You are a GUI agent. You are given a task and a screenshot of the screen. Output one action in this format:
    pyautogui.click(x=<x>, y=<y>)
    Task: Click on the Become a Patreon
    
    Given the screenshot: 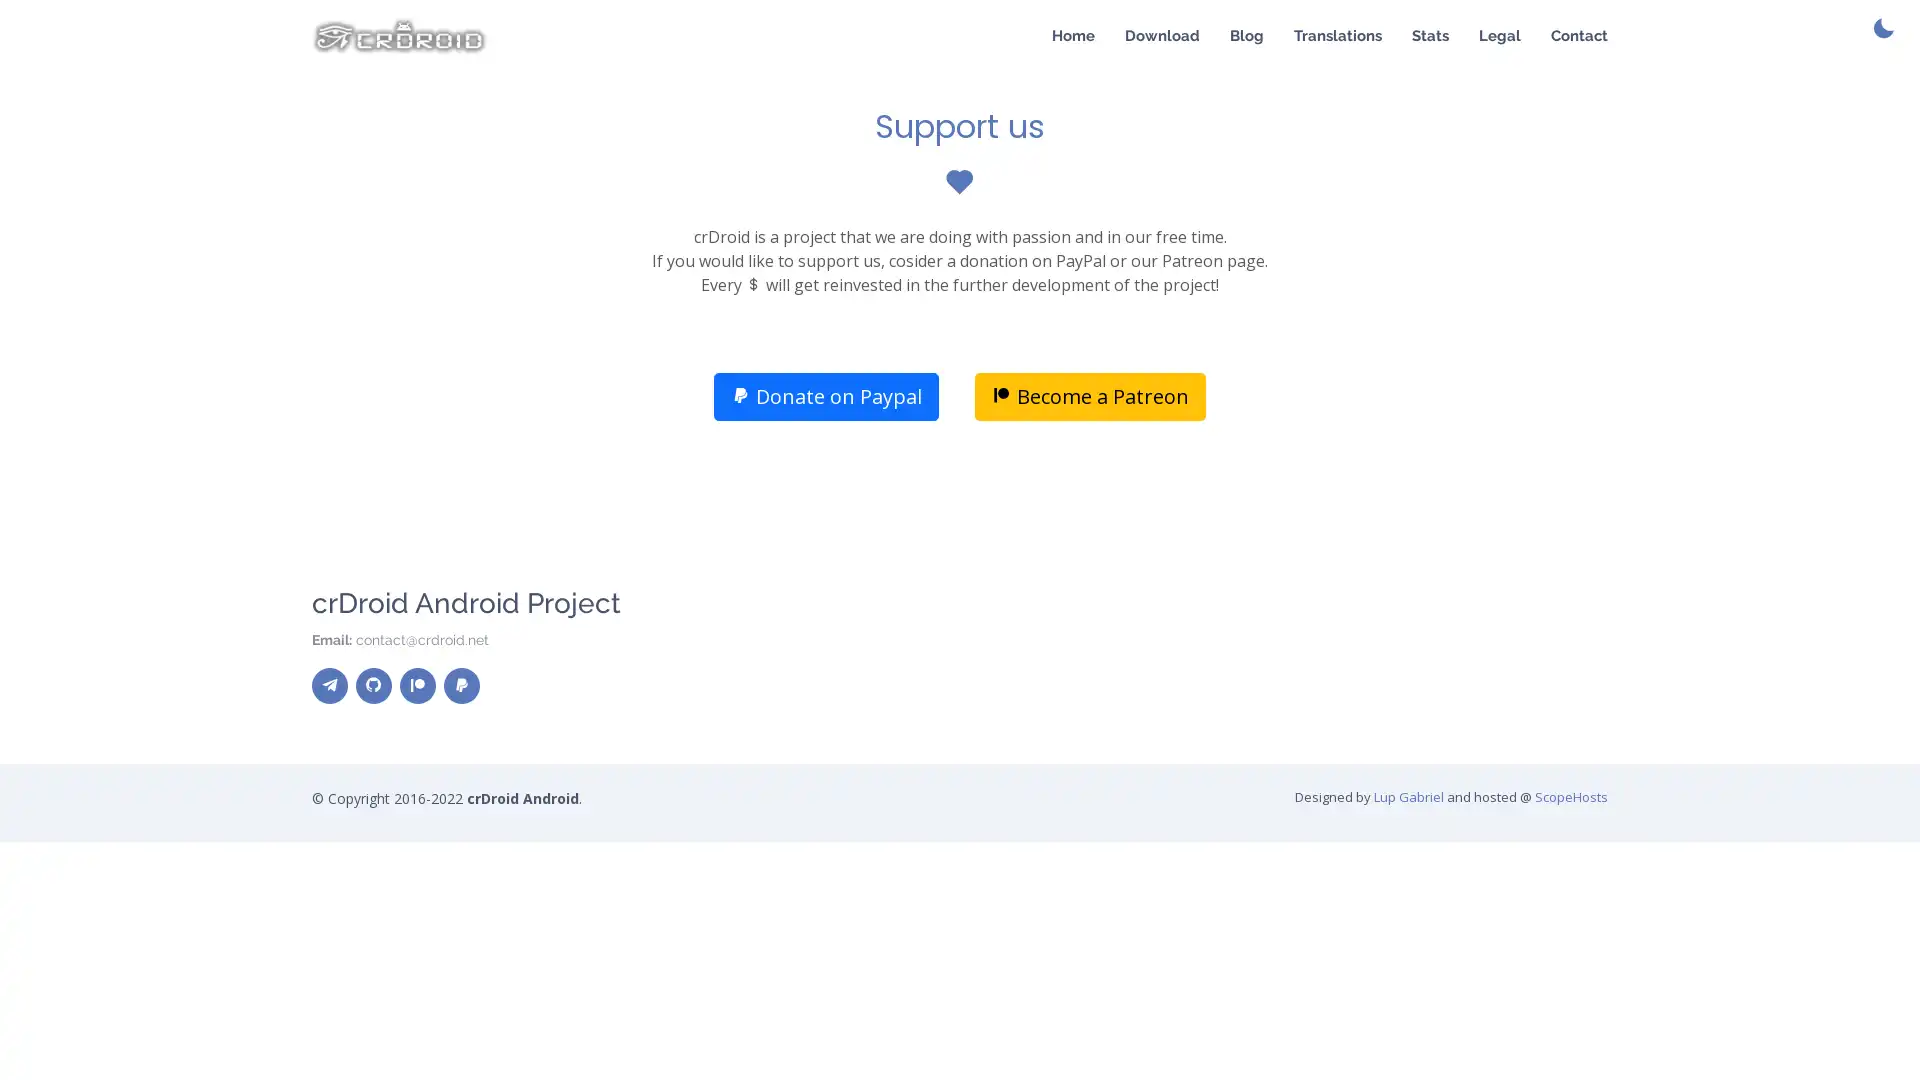 What is the action you would take?
    pyautogui.click(x=1089, y=396)
    